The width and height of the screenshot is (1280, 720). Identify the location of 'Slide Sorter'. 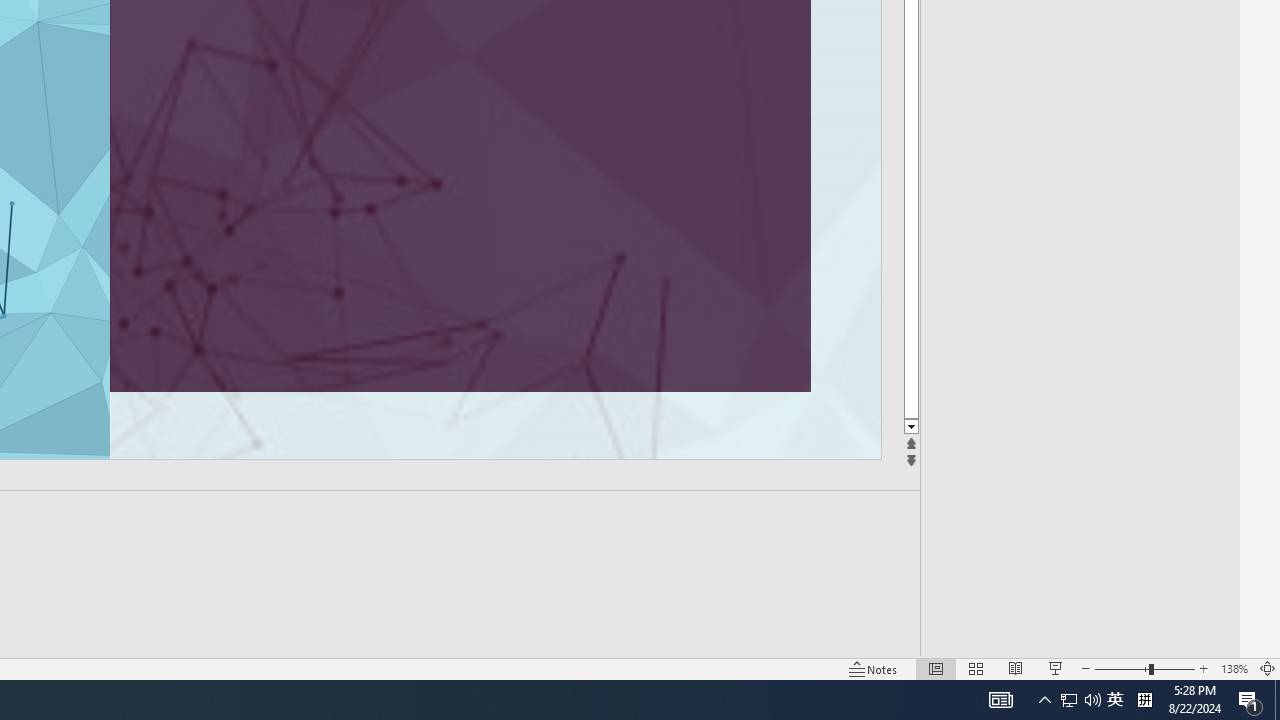
(976, 669).